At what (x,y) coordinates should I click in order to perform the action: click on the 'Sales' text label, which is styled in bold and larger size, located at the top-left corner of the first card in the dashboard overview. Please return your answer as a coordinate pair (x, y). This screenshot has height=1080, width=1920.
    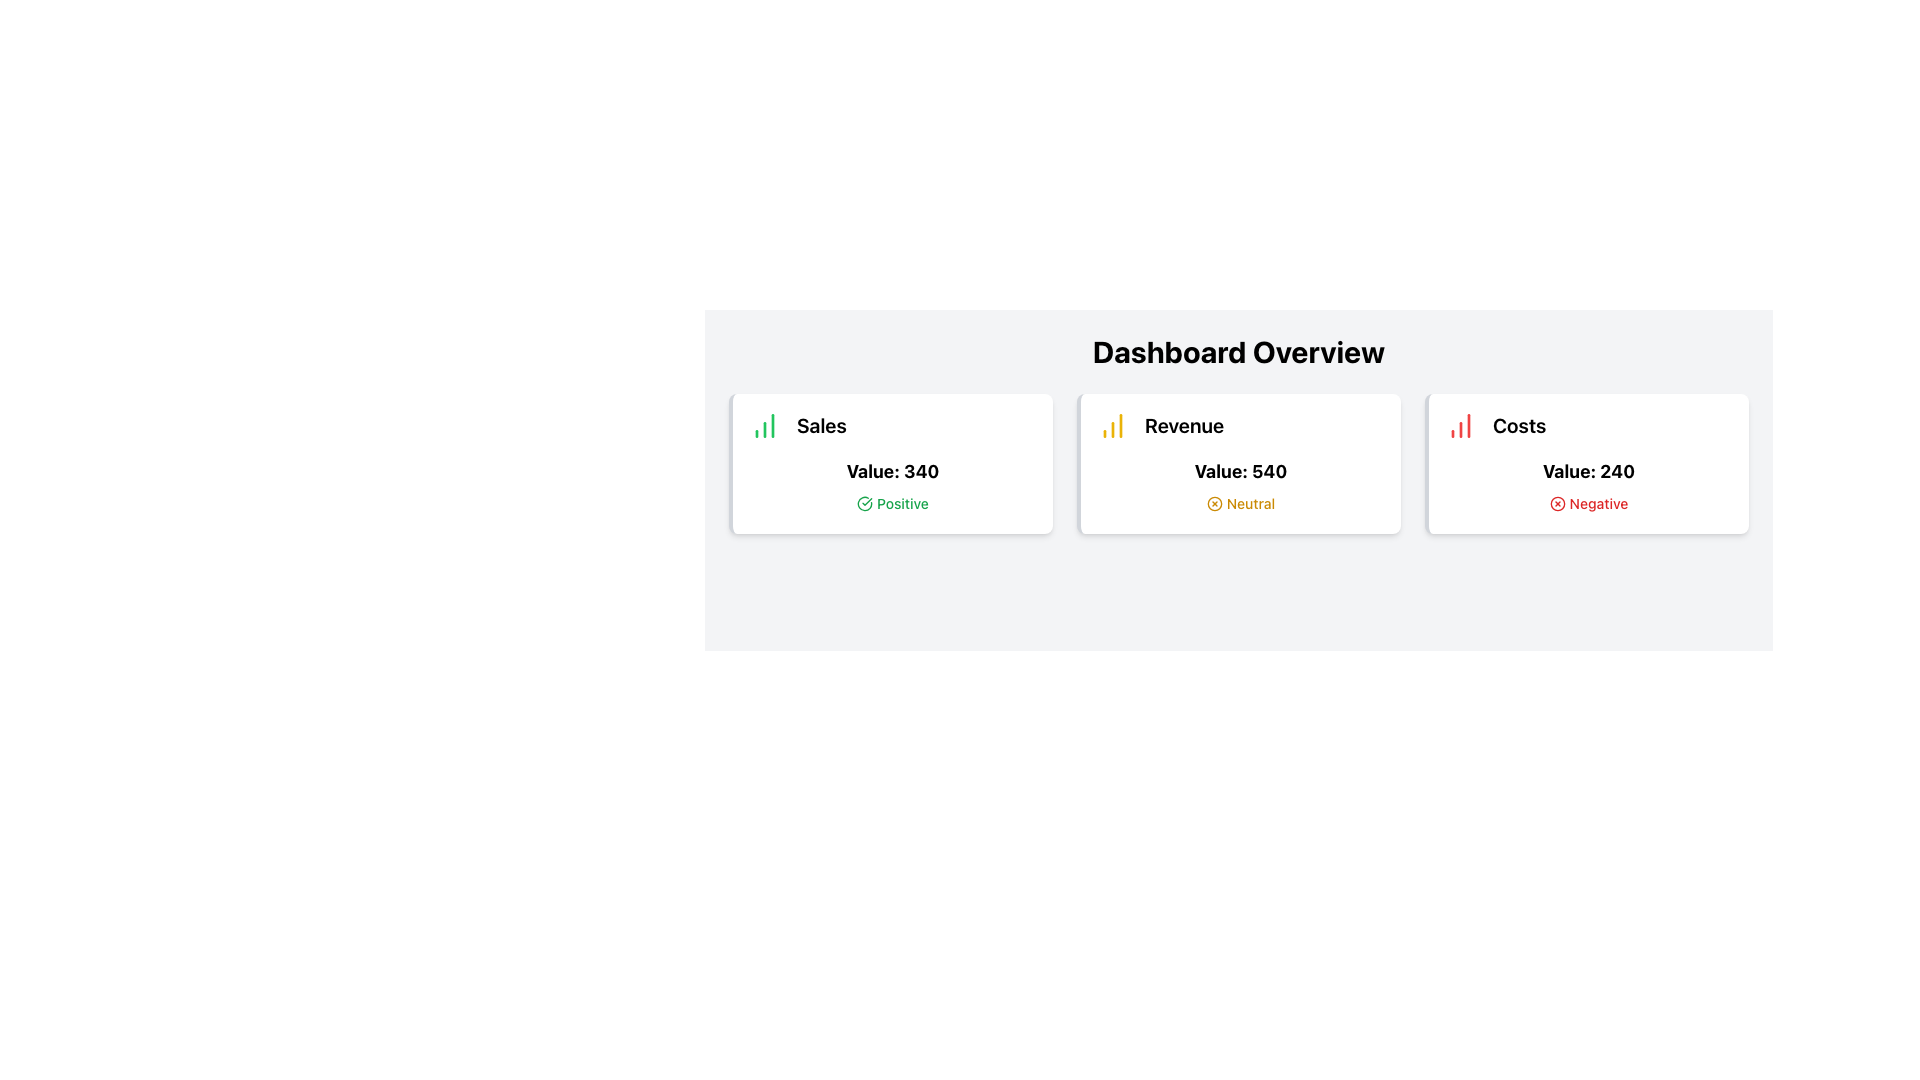
    Looking at the image, I should click on (821, 424).